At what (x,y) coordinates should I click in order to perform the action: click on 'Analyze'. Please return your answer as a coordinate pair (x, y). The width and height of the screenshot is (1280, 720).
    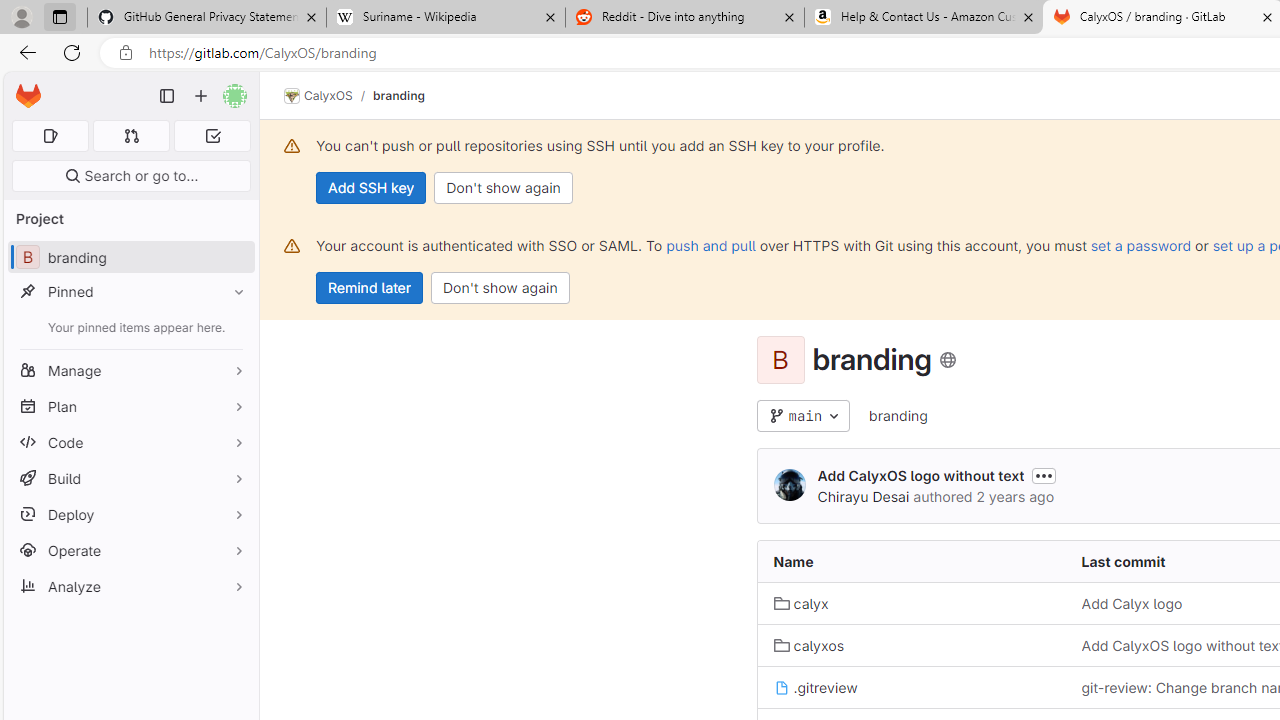
    Looking at the image, I should click on (130, 585).